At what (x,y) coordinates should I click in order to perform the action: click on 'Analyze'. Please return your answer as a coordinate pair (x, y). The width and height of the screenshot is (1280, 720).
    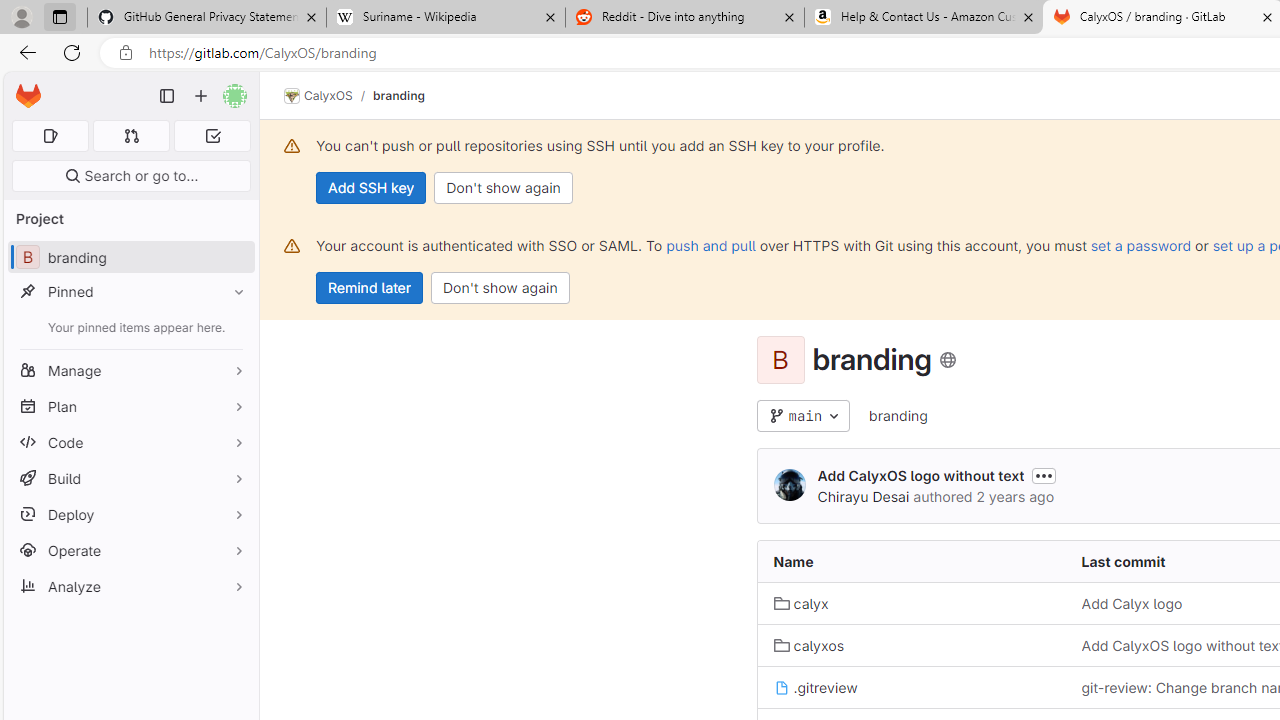
    Looking at the image, I should click on (130, 585).